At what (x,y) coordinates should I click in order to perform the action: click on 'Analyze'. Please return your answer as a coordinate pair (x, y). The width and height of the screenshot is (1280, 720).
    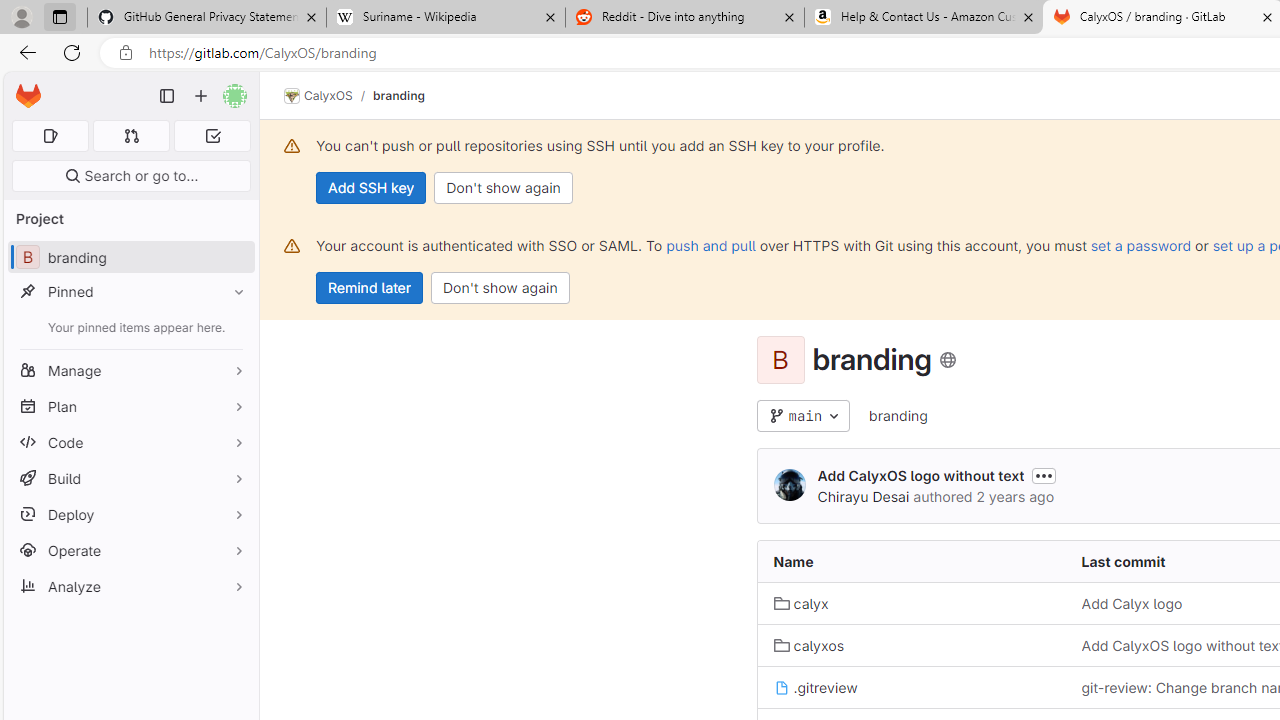
    Looking at the image, I should click on (130, 585).